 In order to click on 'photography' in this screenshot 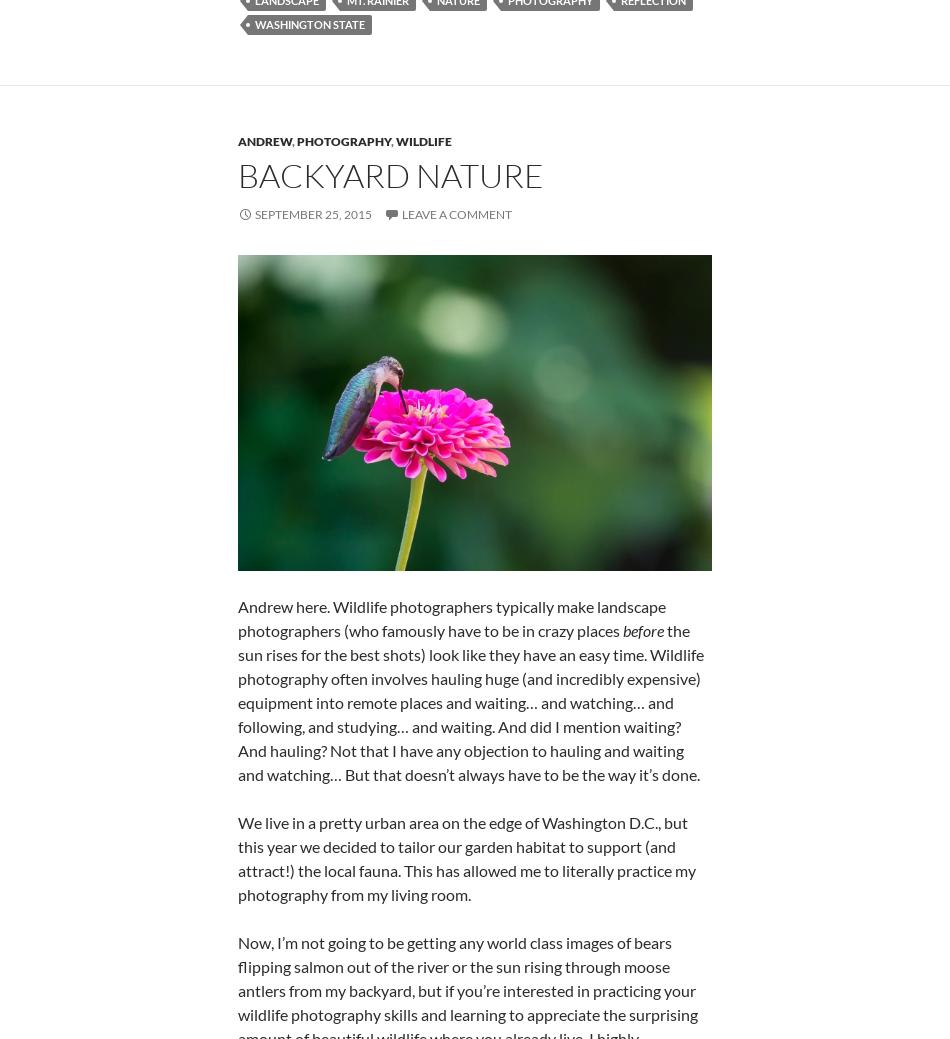, I will do `click(295, 140)`.